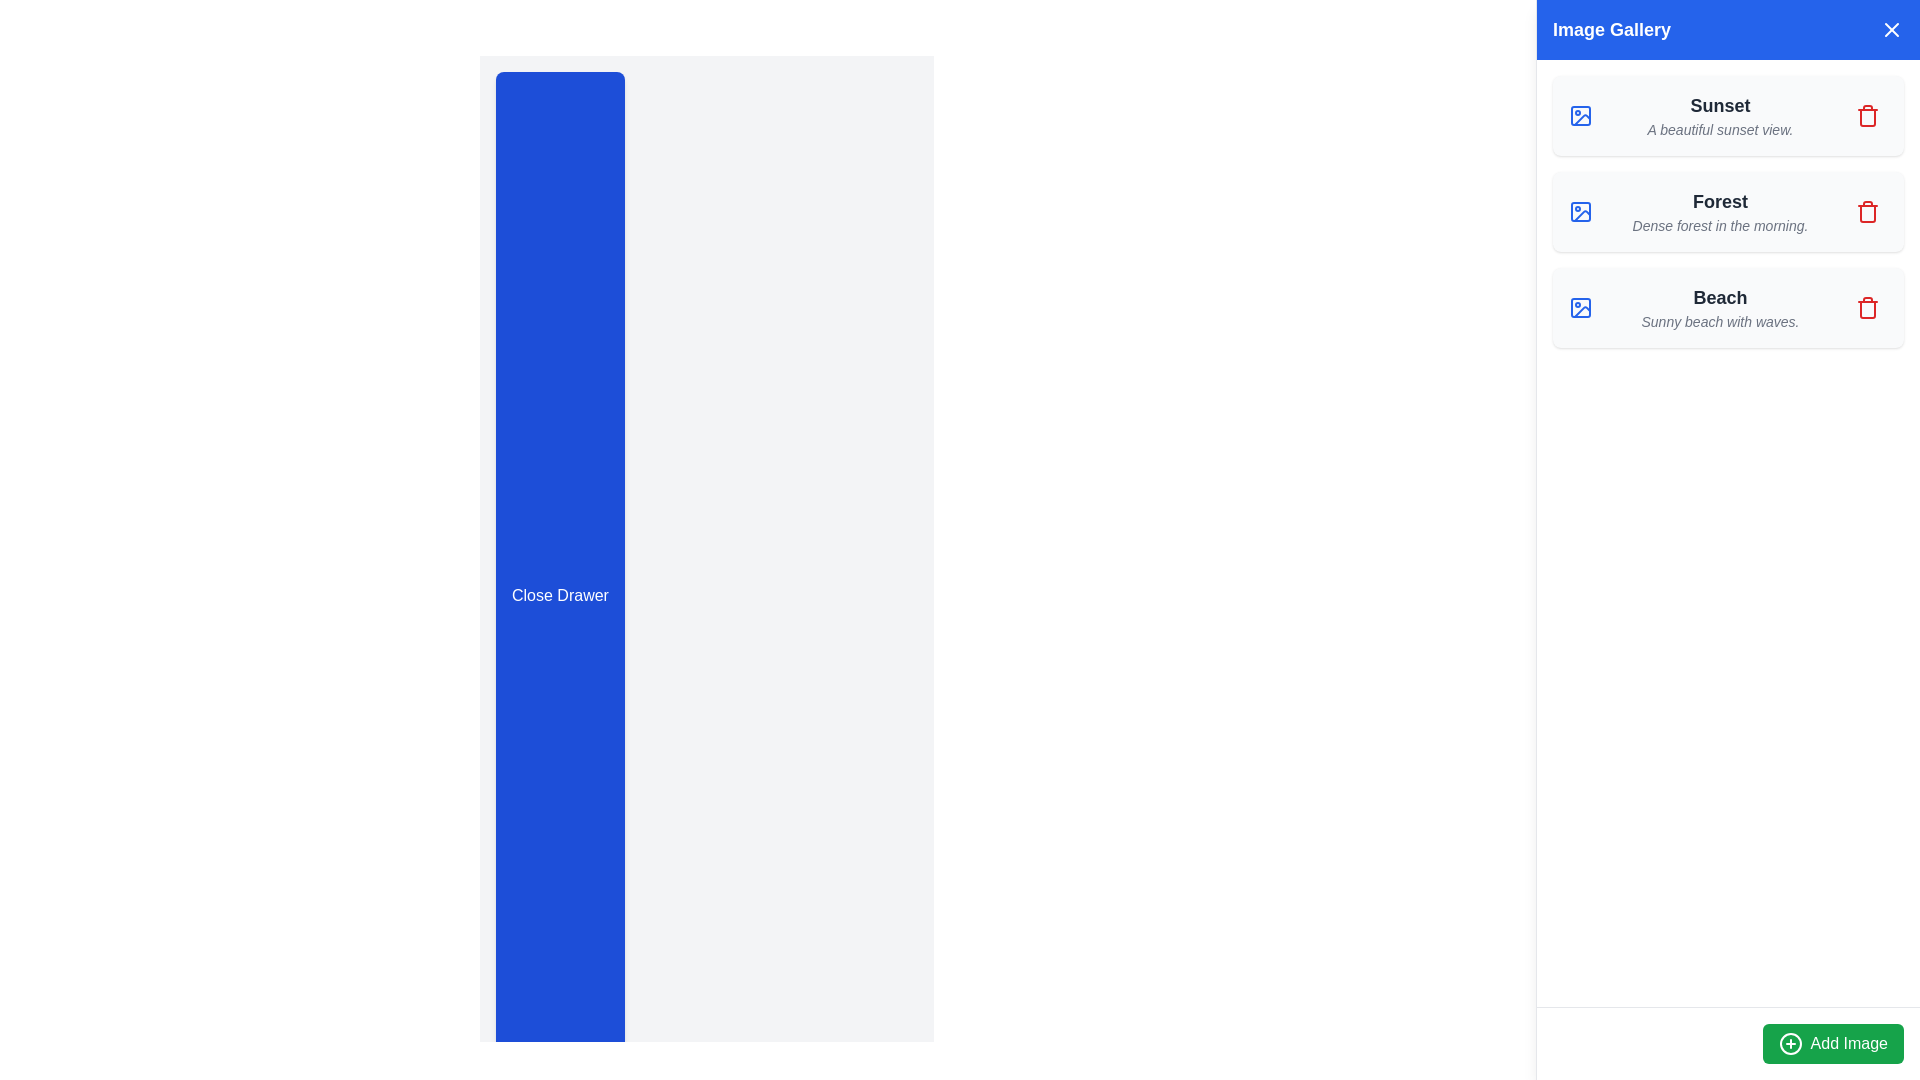  Describe the element at coordinates (1719, 308) in the screenshot. I see `the Text Label displaying 'Beach' in the 'Image Gallery' section, which has a bold title and is located below the 'Sunset' and 'Forest' items` at that location.